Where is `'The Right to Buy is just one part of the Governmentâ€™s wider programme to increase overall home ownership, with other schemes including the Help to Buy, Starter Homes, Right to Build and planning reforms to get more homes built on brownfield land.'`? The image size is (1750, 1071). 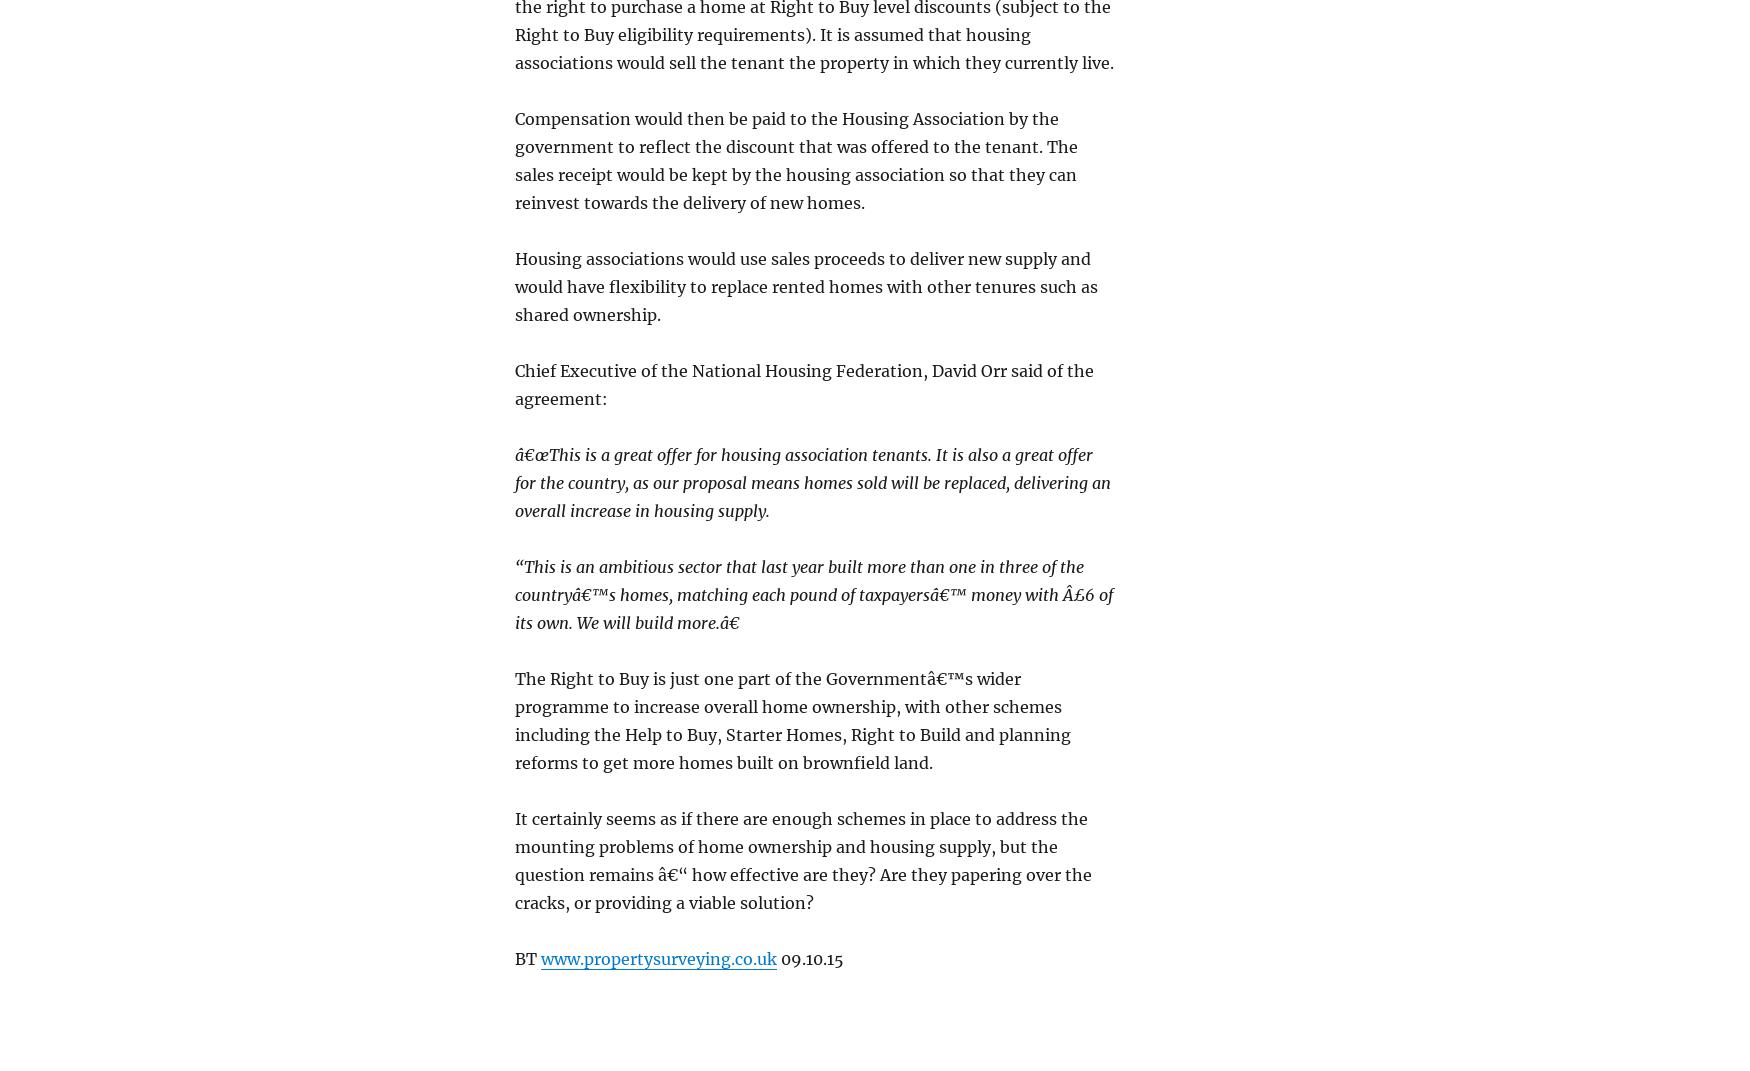 'The Right to Buy is just one part of the Governmentâ€™s wider programme to increase overall home ownership, with other schemes including the Help to Buy, Starter Homes, Right to Build and planning reforms to get more homes built on brownfield land.' is located at coordinates (791, 720).